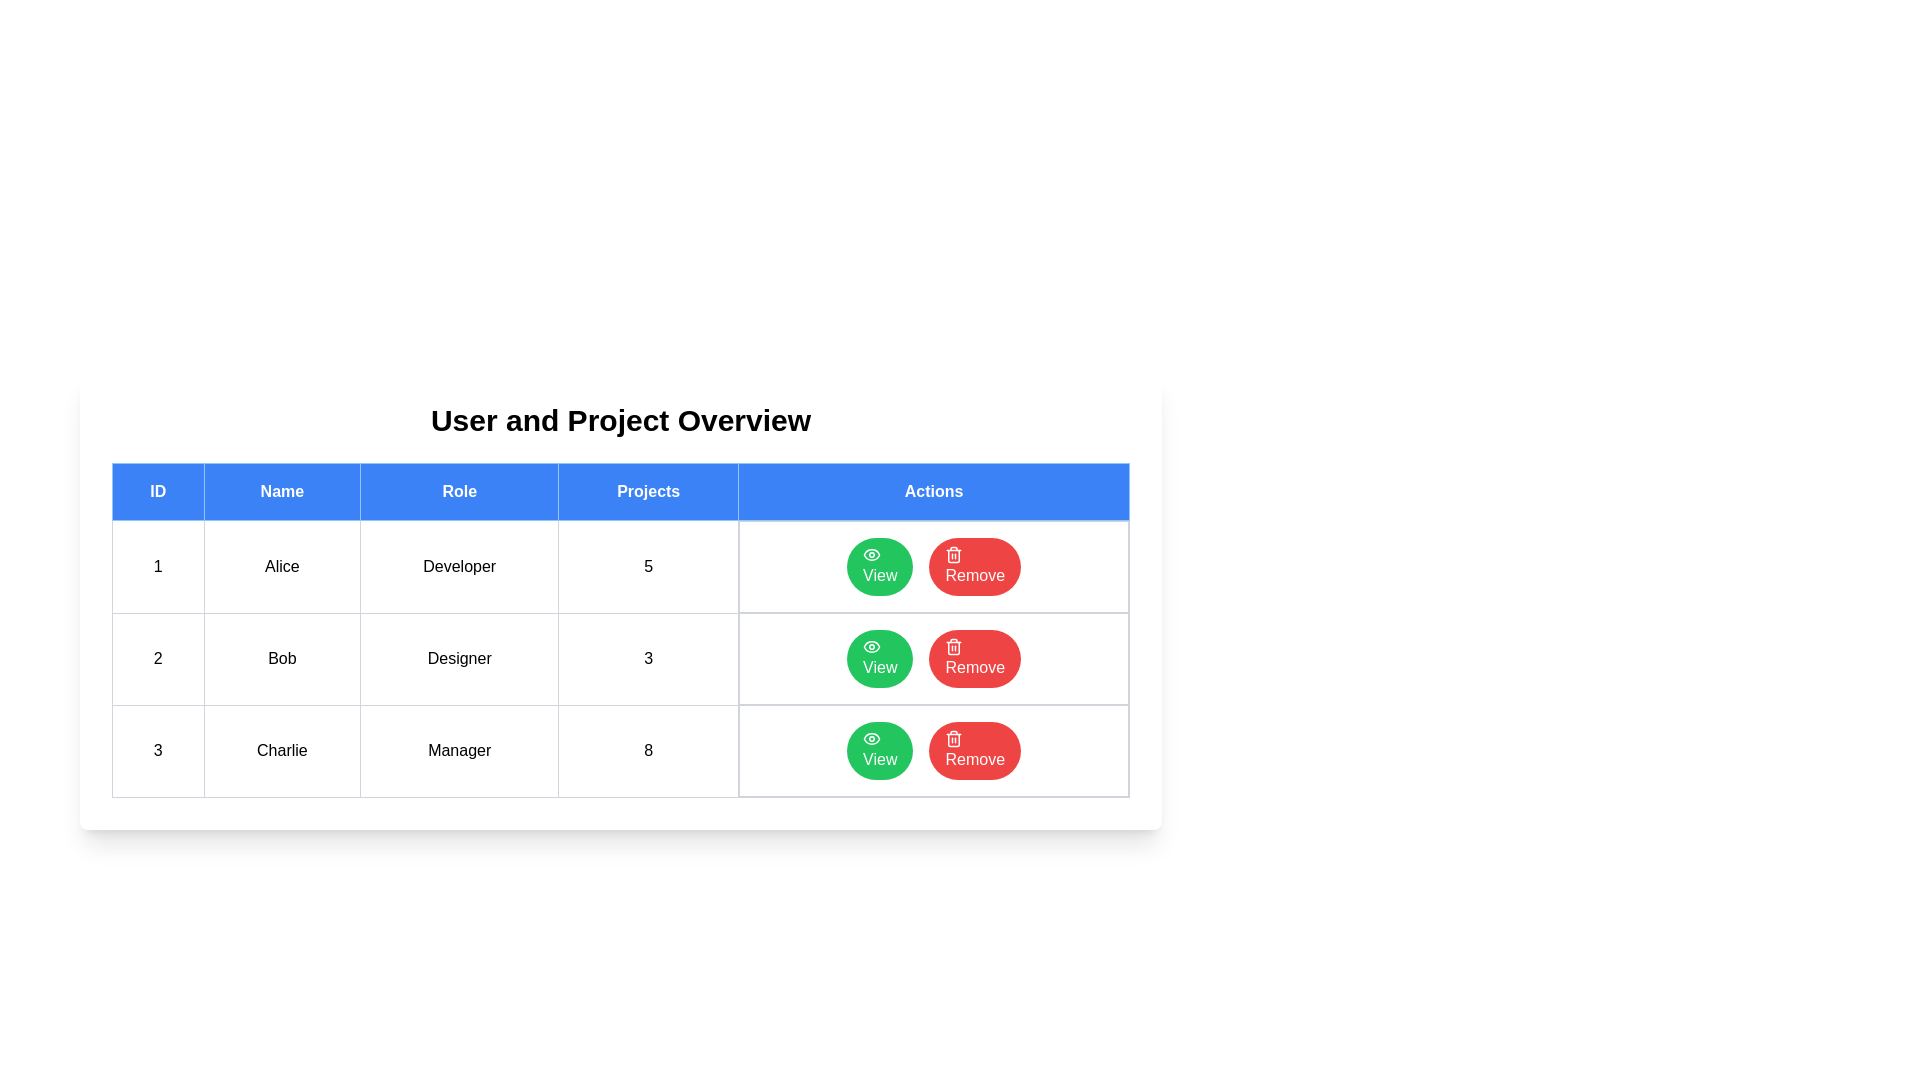 Image resolution: width=1920 pixels, height=1080 pixels. I want to click on 'Remove' button for the user with ID 3, so click(975, 751).